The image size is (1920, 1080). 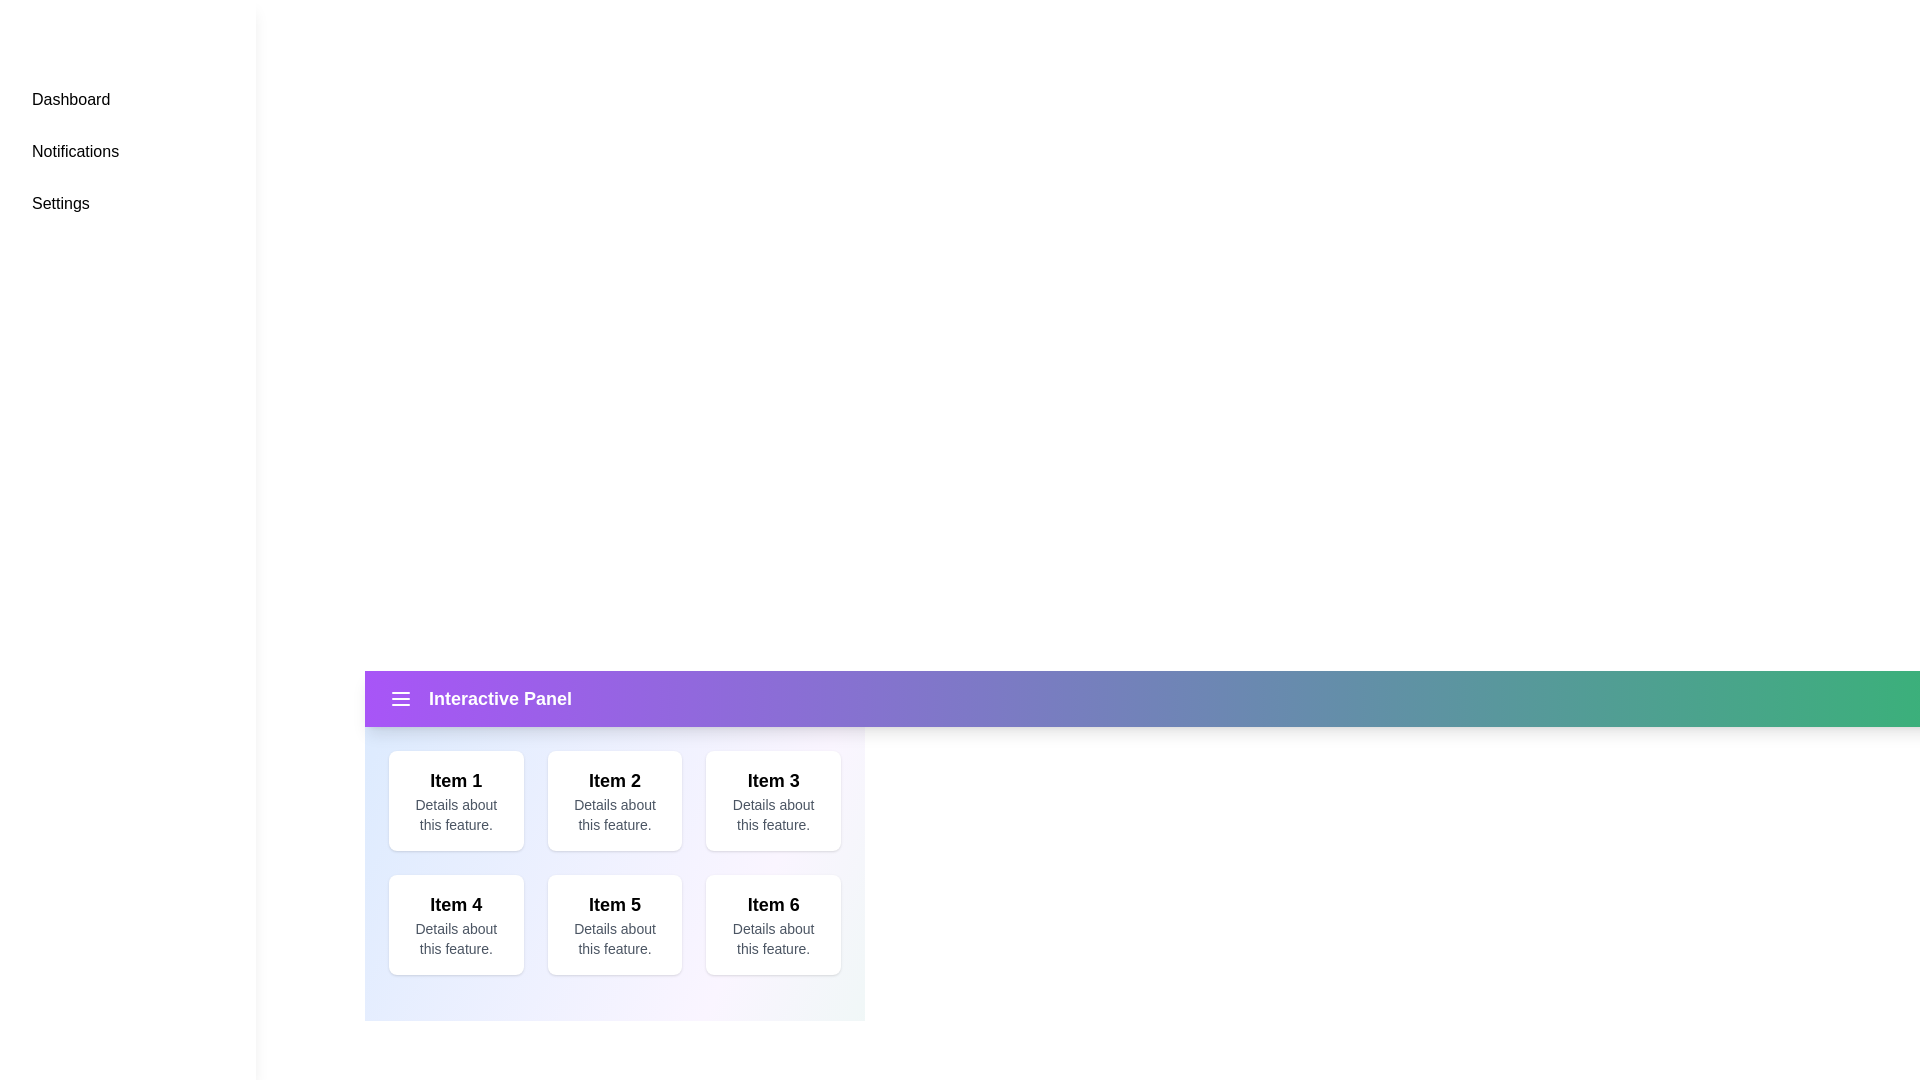 I want to click on the horizontally elongated button labeled 'Dashboard' with rounded corners, so click(x=127, y=100).